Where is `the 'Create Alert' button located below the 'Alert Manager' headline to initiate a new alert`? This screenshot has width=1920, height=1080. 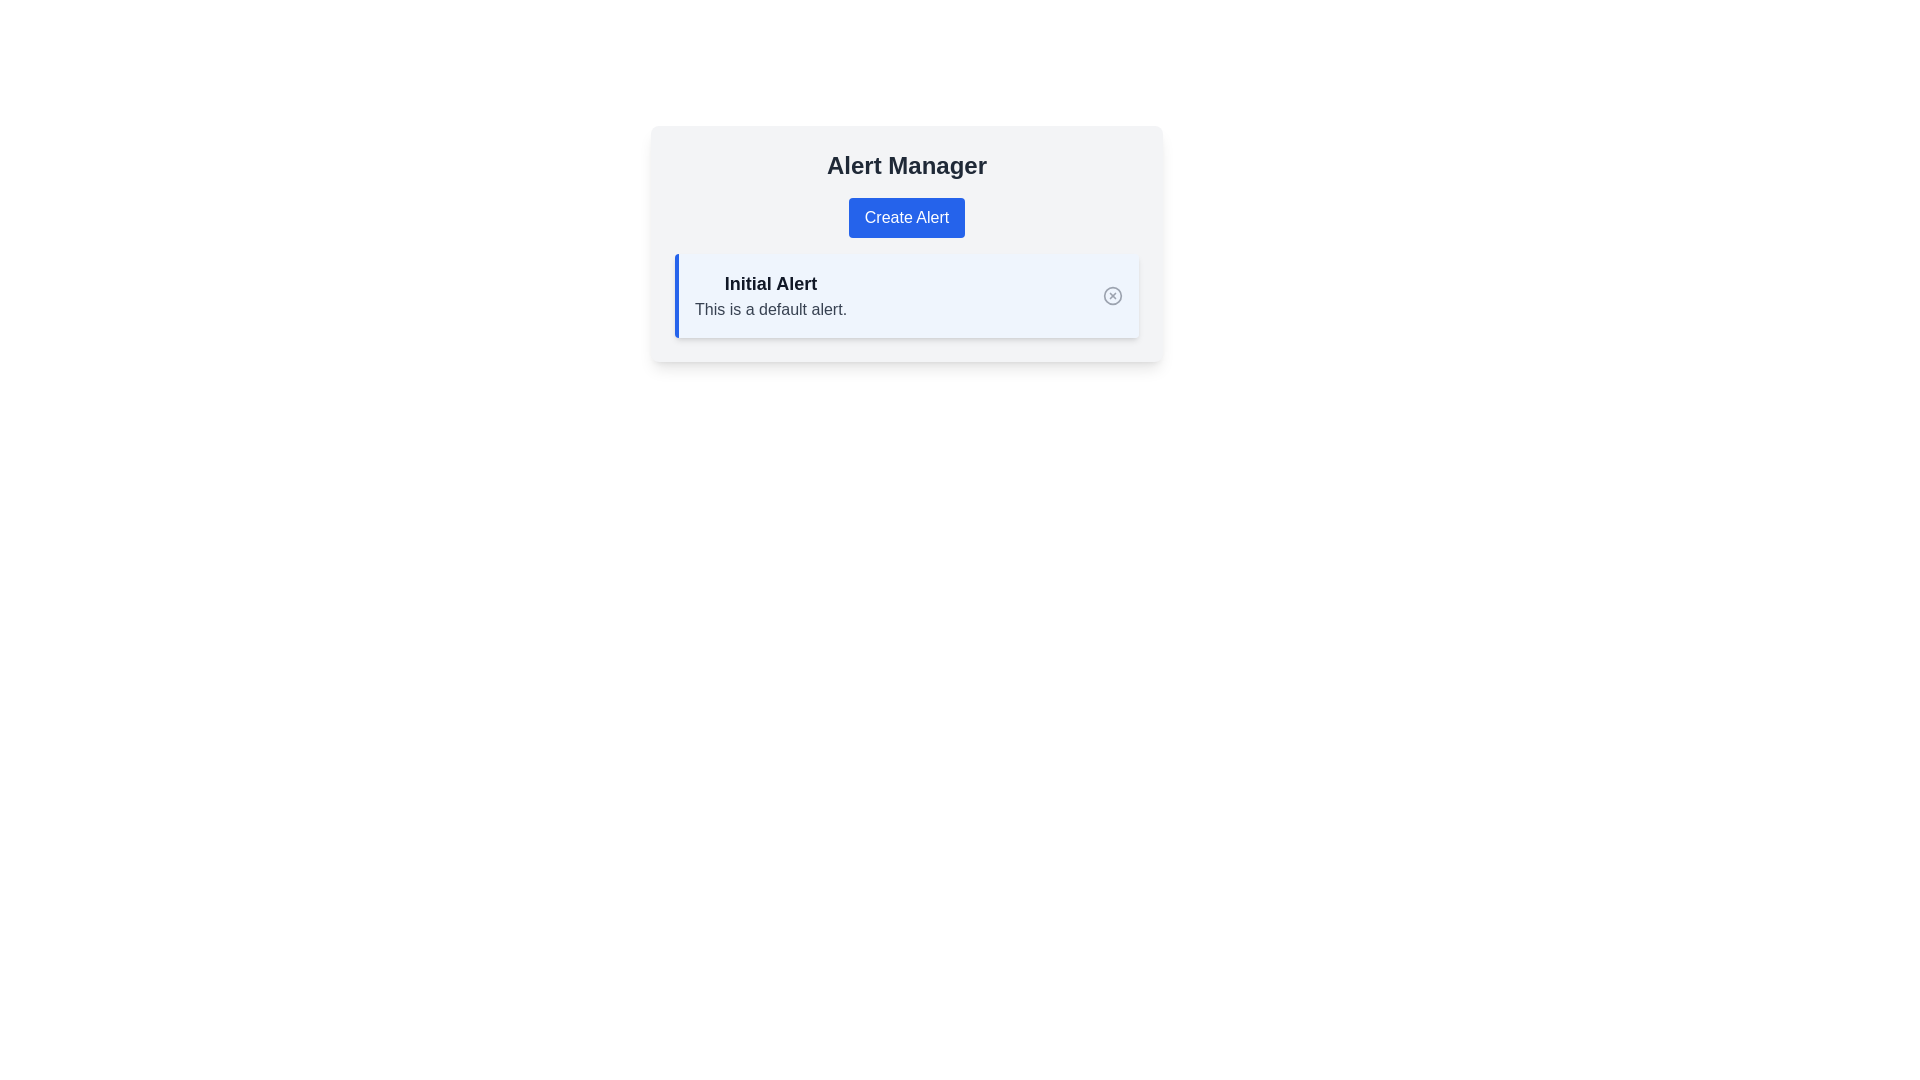 the 'Create Alert' button located below the 'Alert Manager' headline to initiate a new alert is located at coordinates (906, 193).